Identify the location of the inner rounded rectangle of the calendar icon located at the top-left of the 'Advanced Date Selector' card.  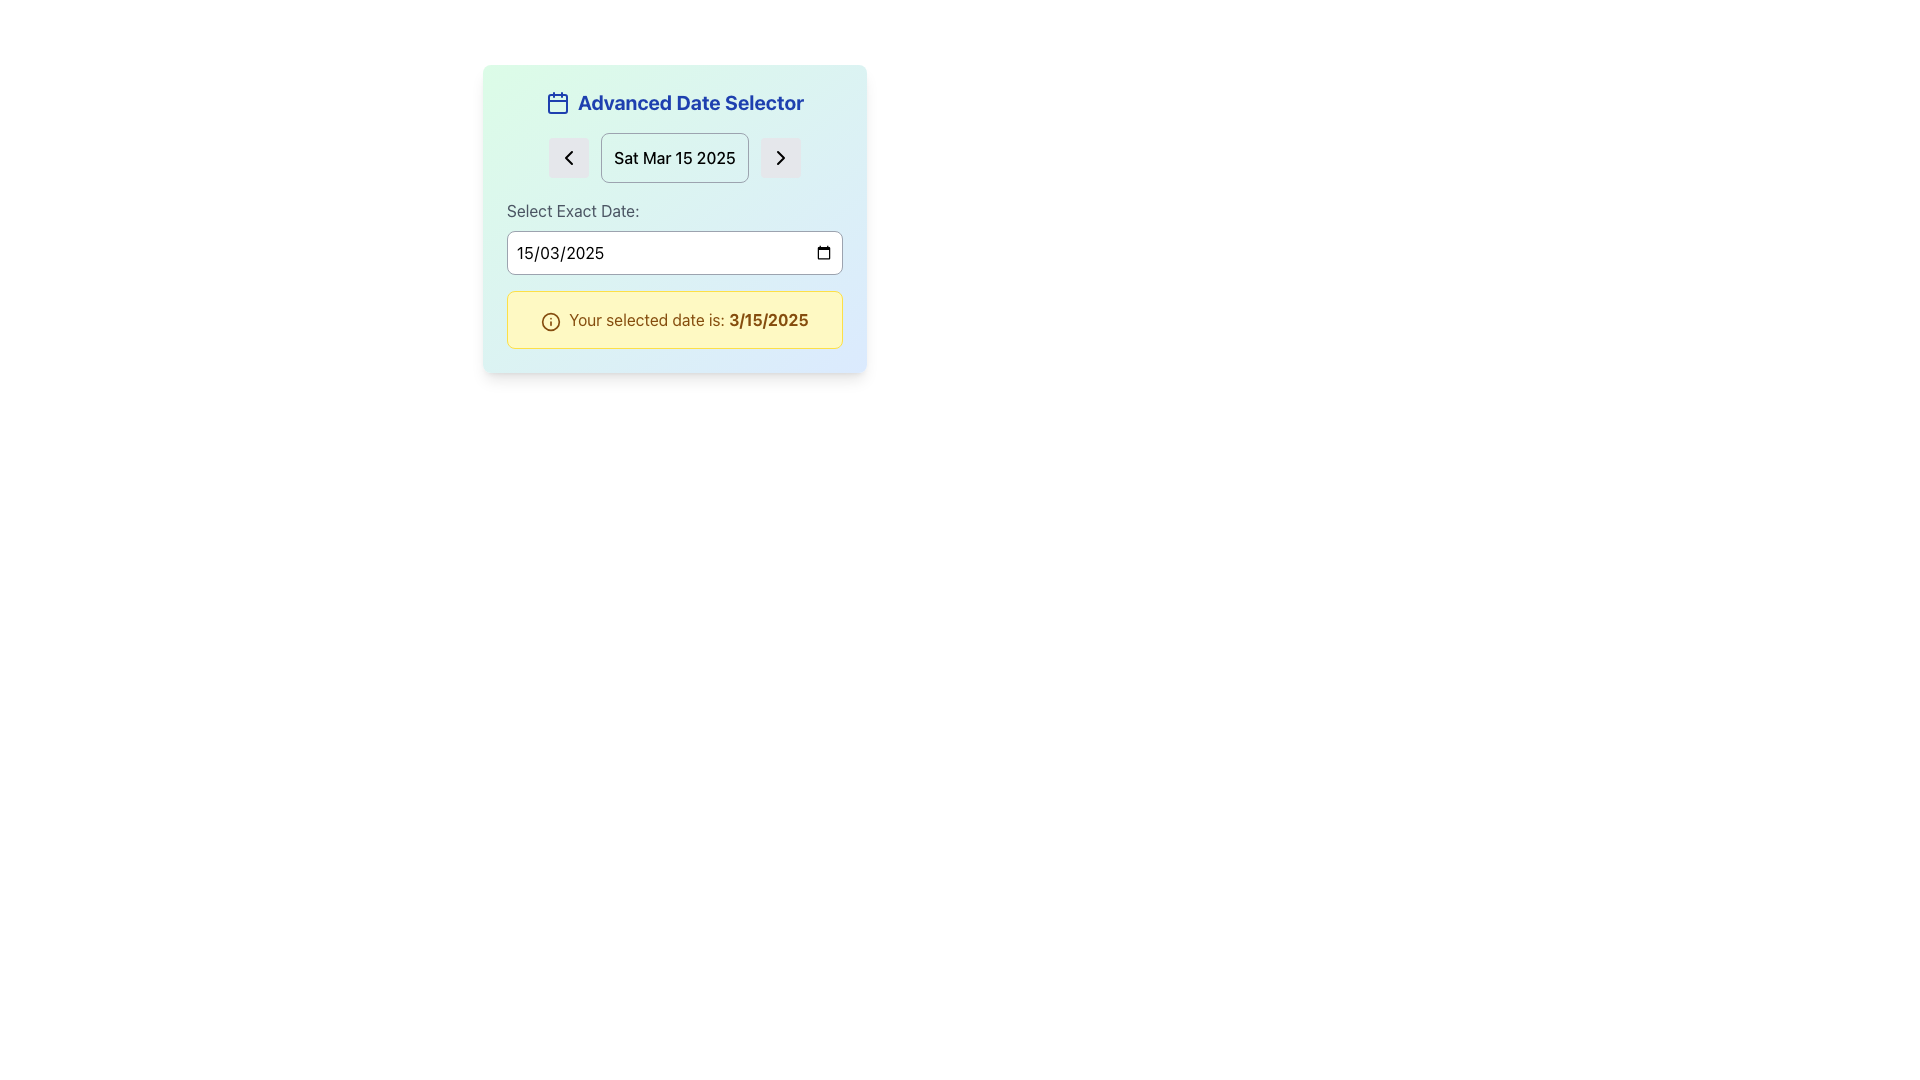
(557, 104).